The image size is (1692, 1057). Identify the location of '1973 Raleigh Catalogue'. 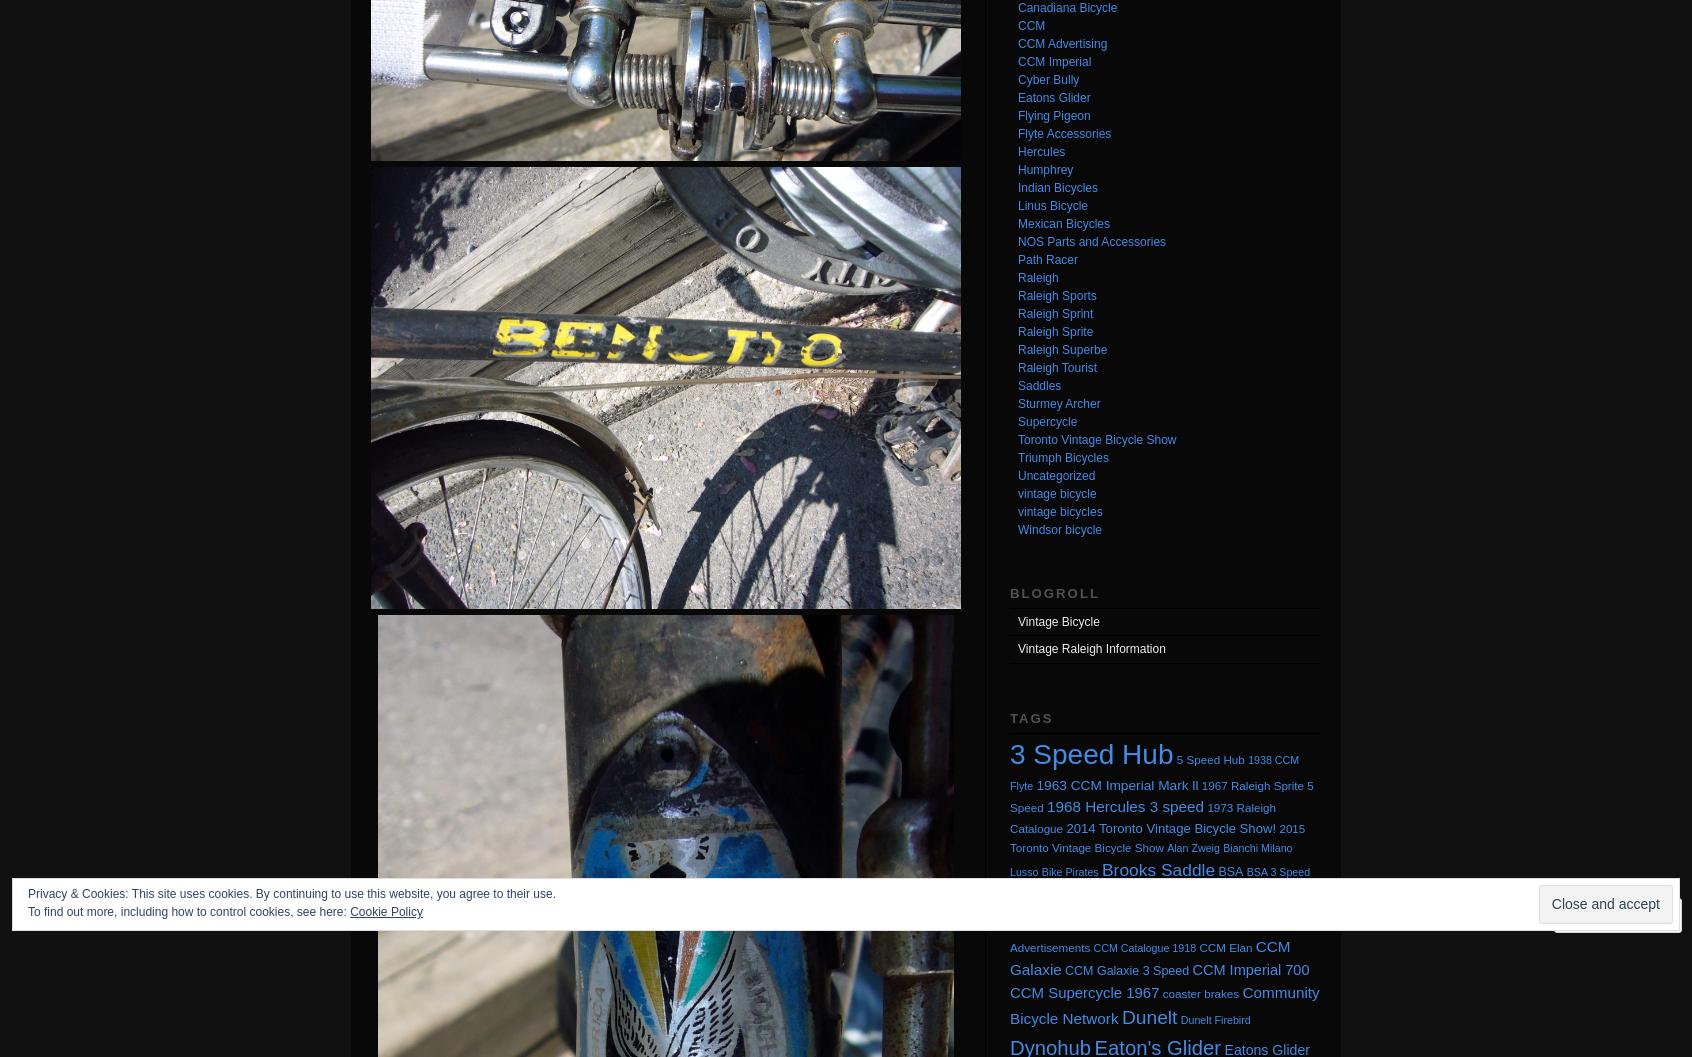
(1008, 818).